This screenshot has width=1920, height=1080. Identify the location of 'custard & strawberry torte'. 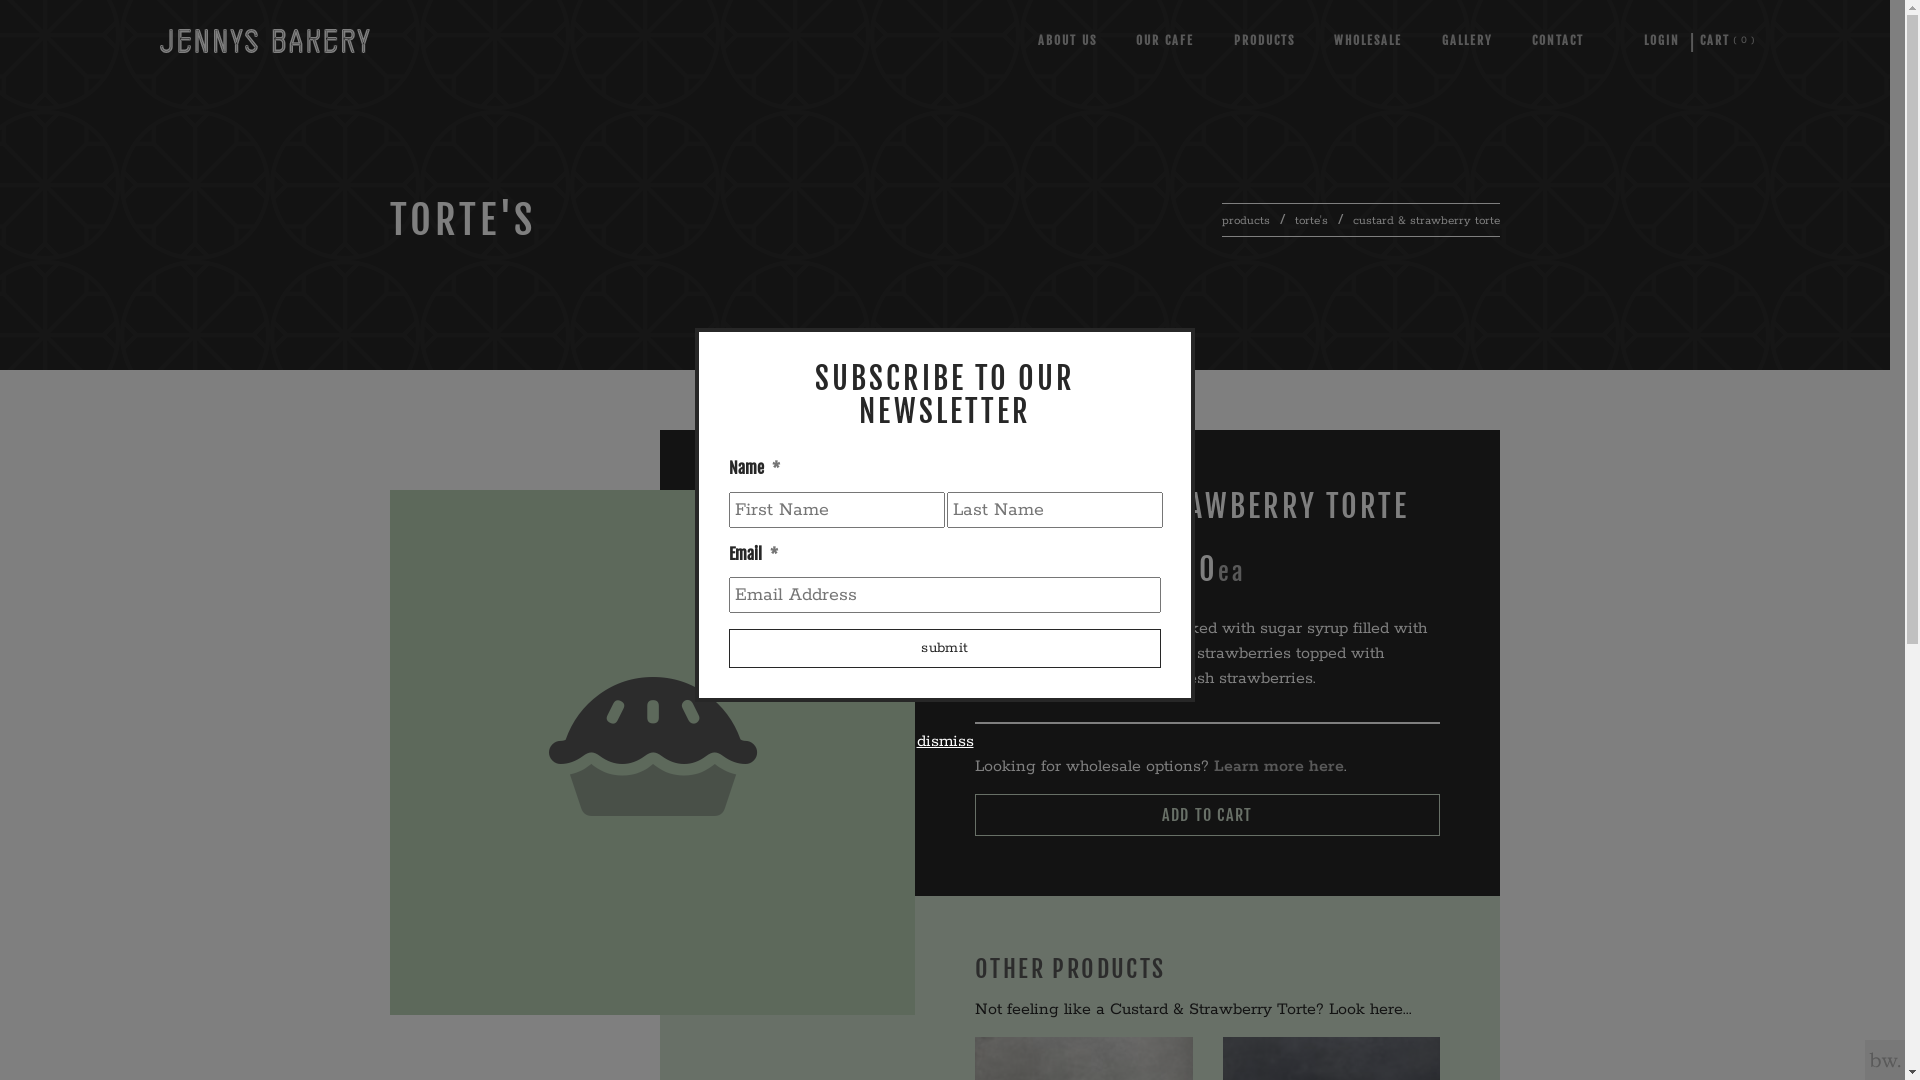
(1425, 220).